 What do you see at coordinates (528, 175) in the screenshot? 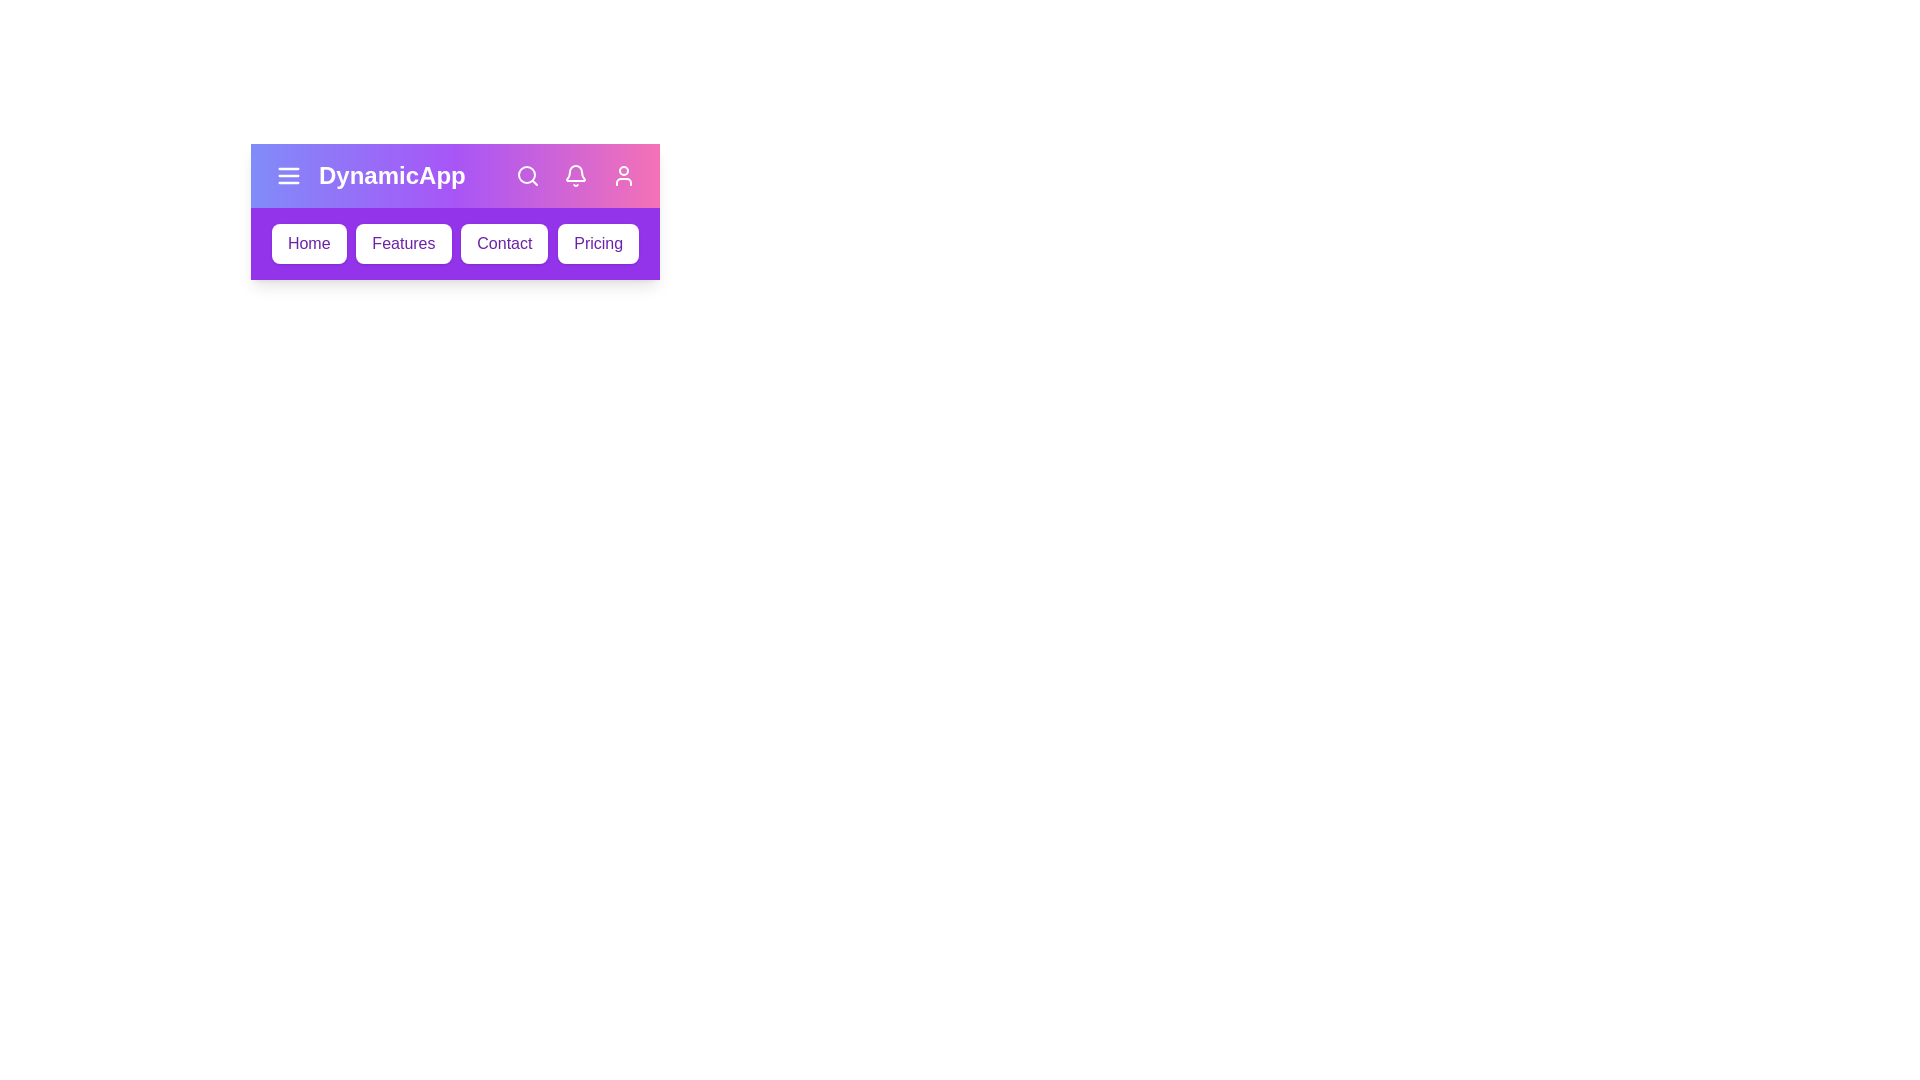
I see `the search icon to activate the search functionality` at bounding box center [528, 175].